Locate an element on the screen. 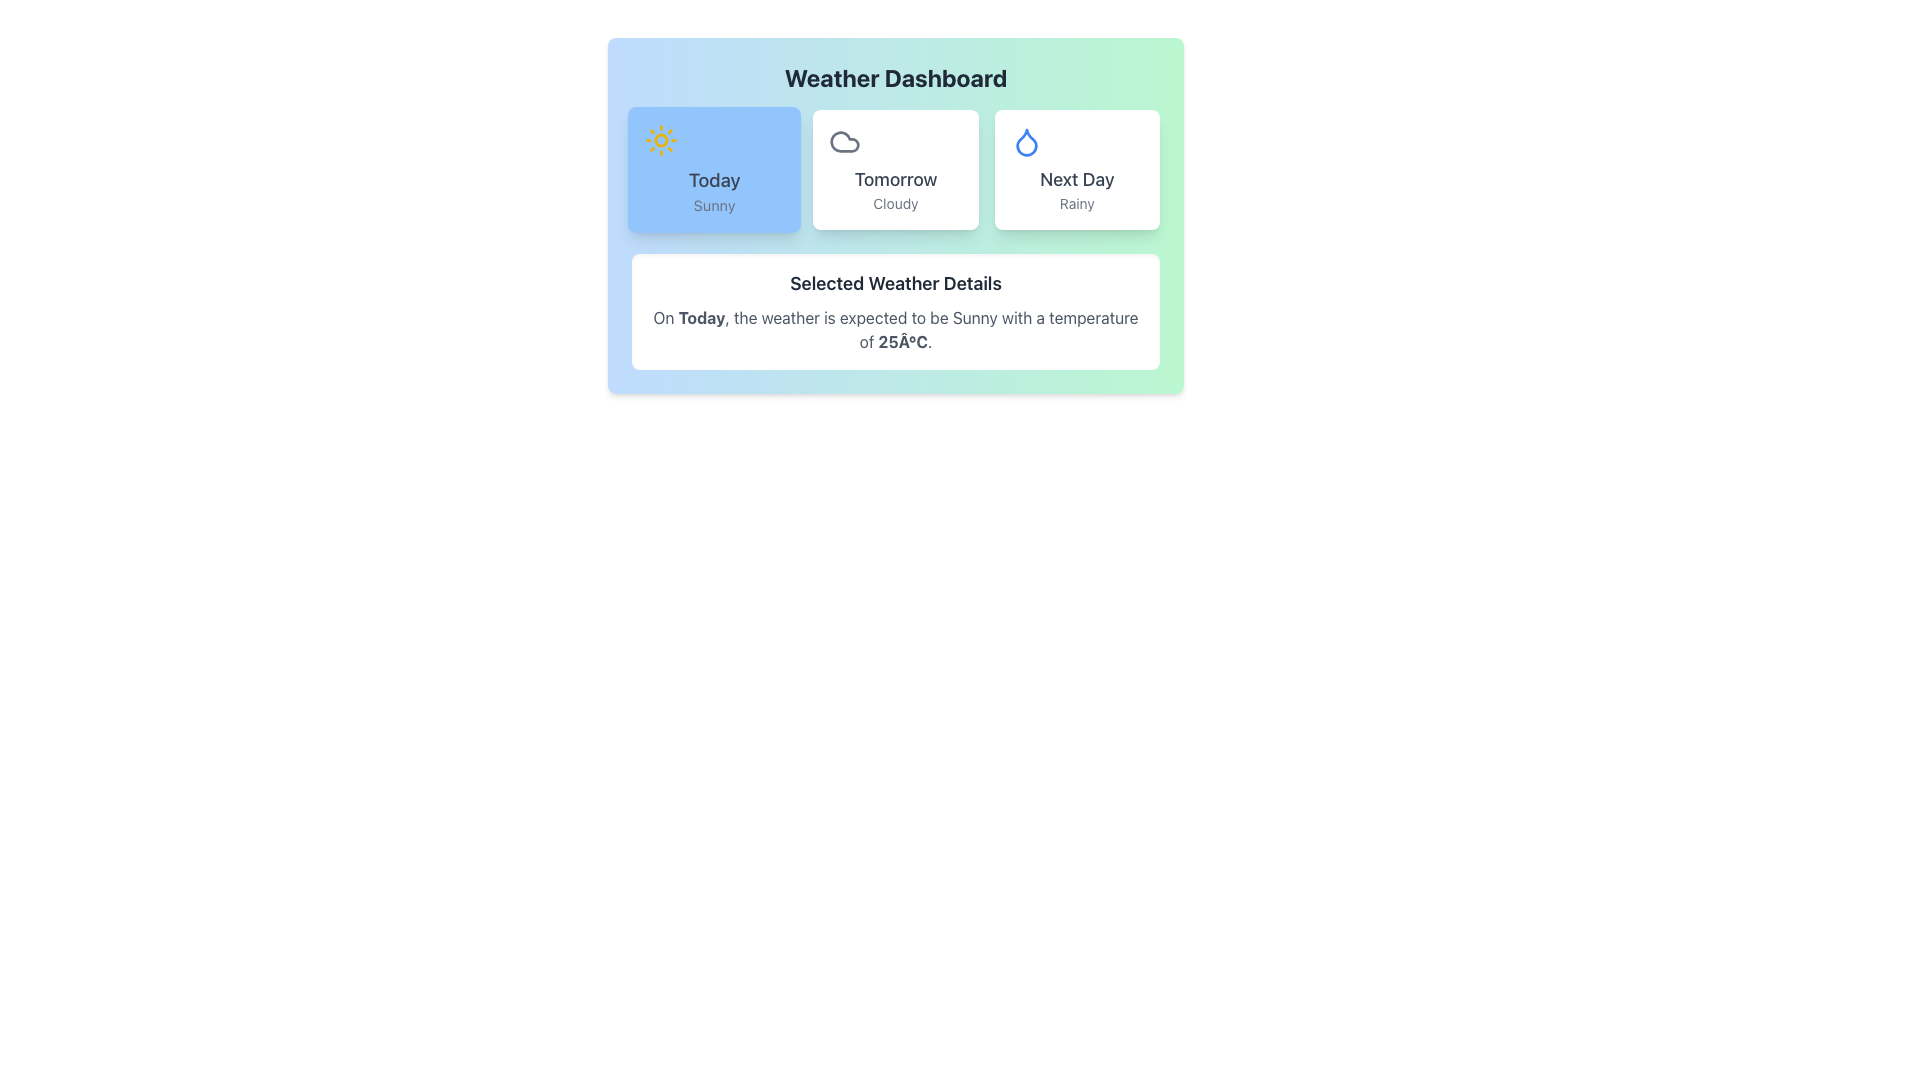  the text 'Today' displayed in a medium-sized, gray-colored font, located within a light blue rectangular card on the Weather Dashboard is located at coordinates (714, 180).